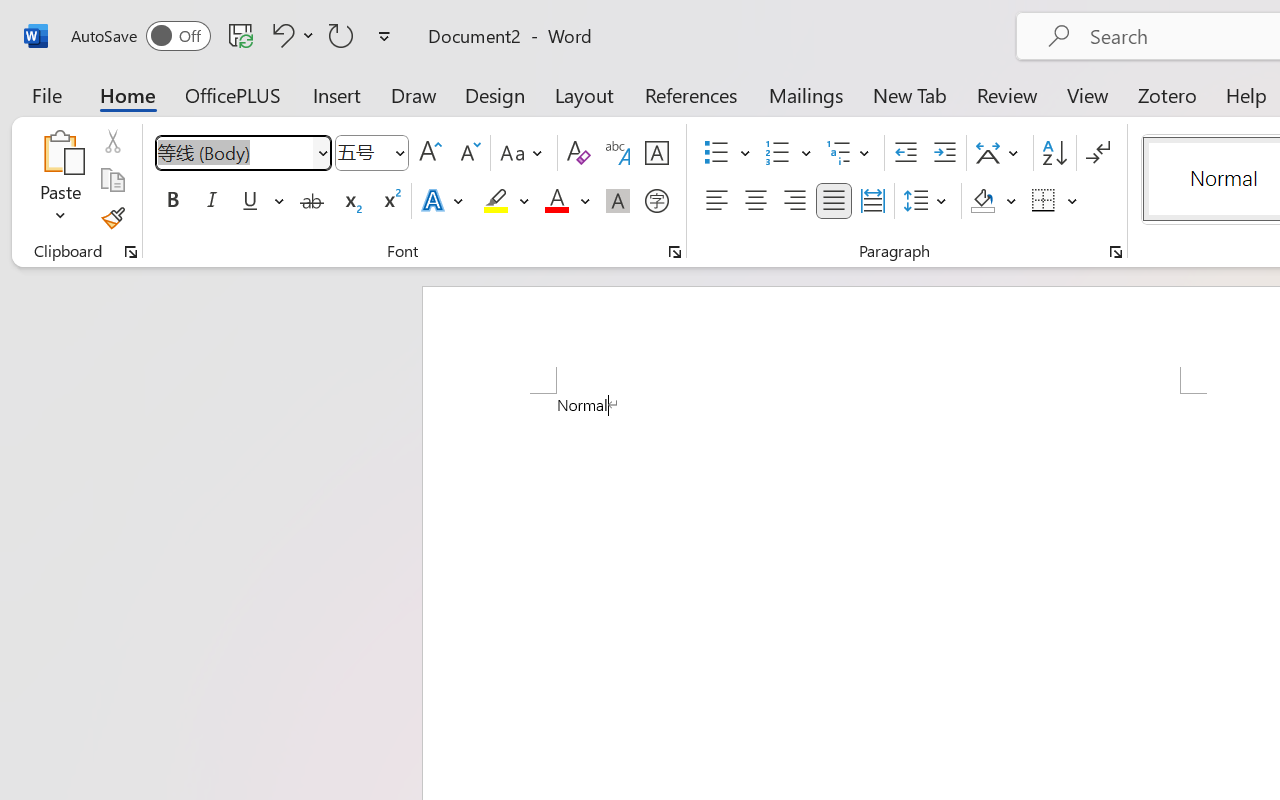 Image resolution: width=1280 pixels, height=800 pixels. I want to click on 'Draw', so click(413, 94).